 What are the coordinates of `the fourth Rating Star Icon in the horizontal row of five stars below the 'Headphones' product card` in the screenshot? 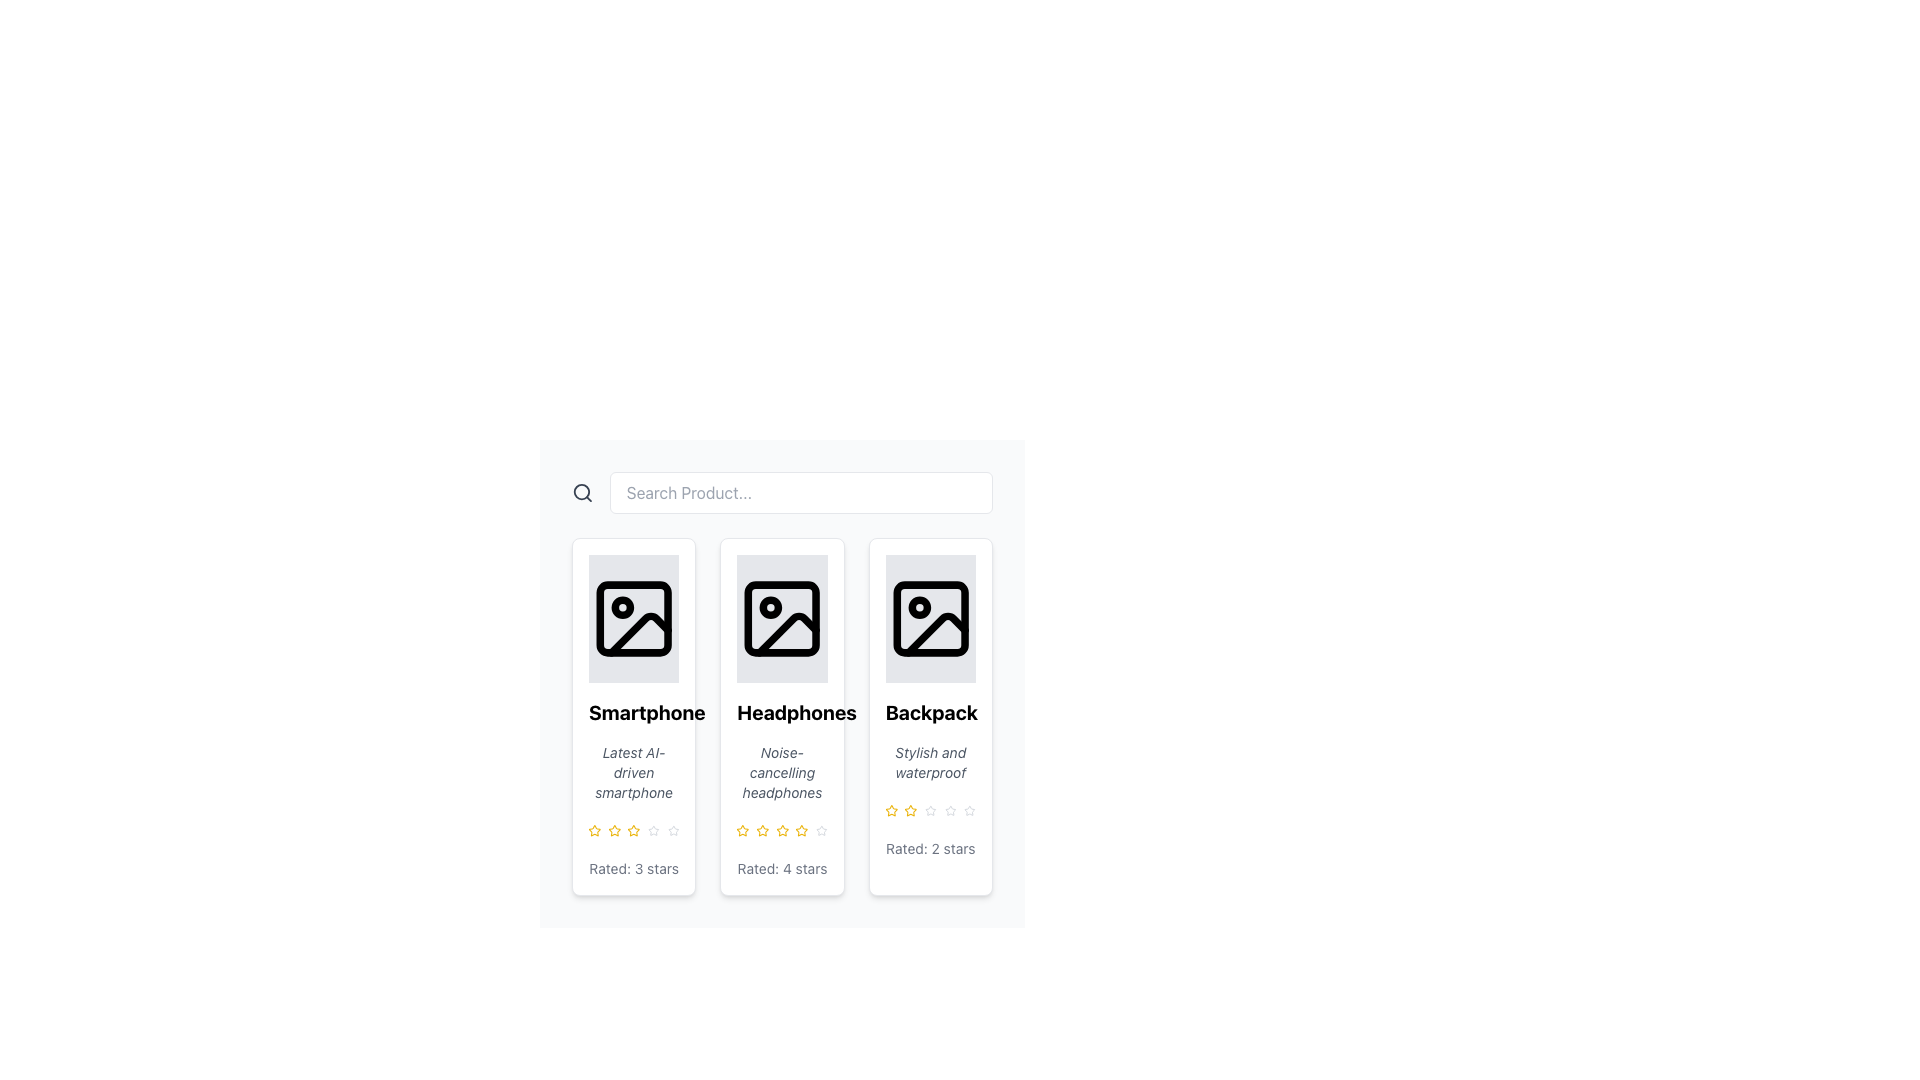 It's located at (781, 830).